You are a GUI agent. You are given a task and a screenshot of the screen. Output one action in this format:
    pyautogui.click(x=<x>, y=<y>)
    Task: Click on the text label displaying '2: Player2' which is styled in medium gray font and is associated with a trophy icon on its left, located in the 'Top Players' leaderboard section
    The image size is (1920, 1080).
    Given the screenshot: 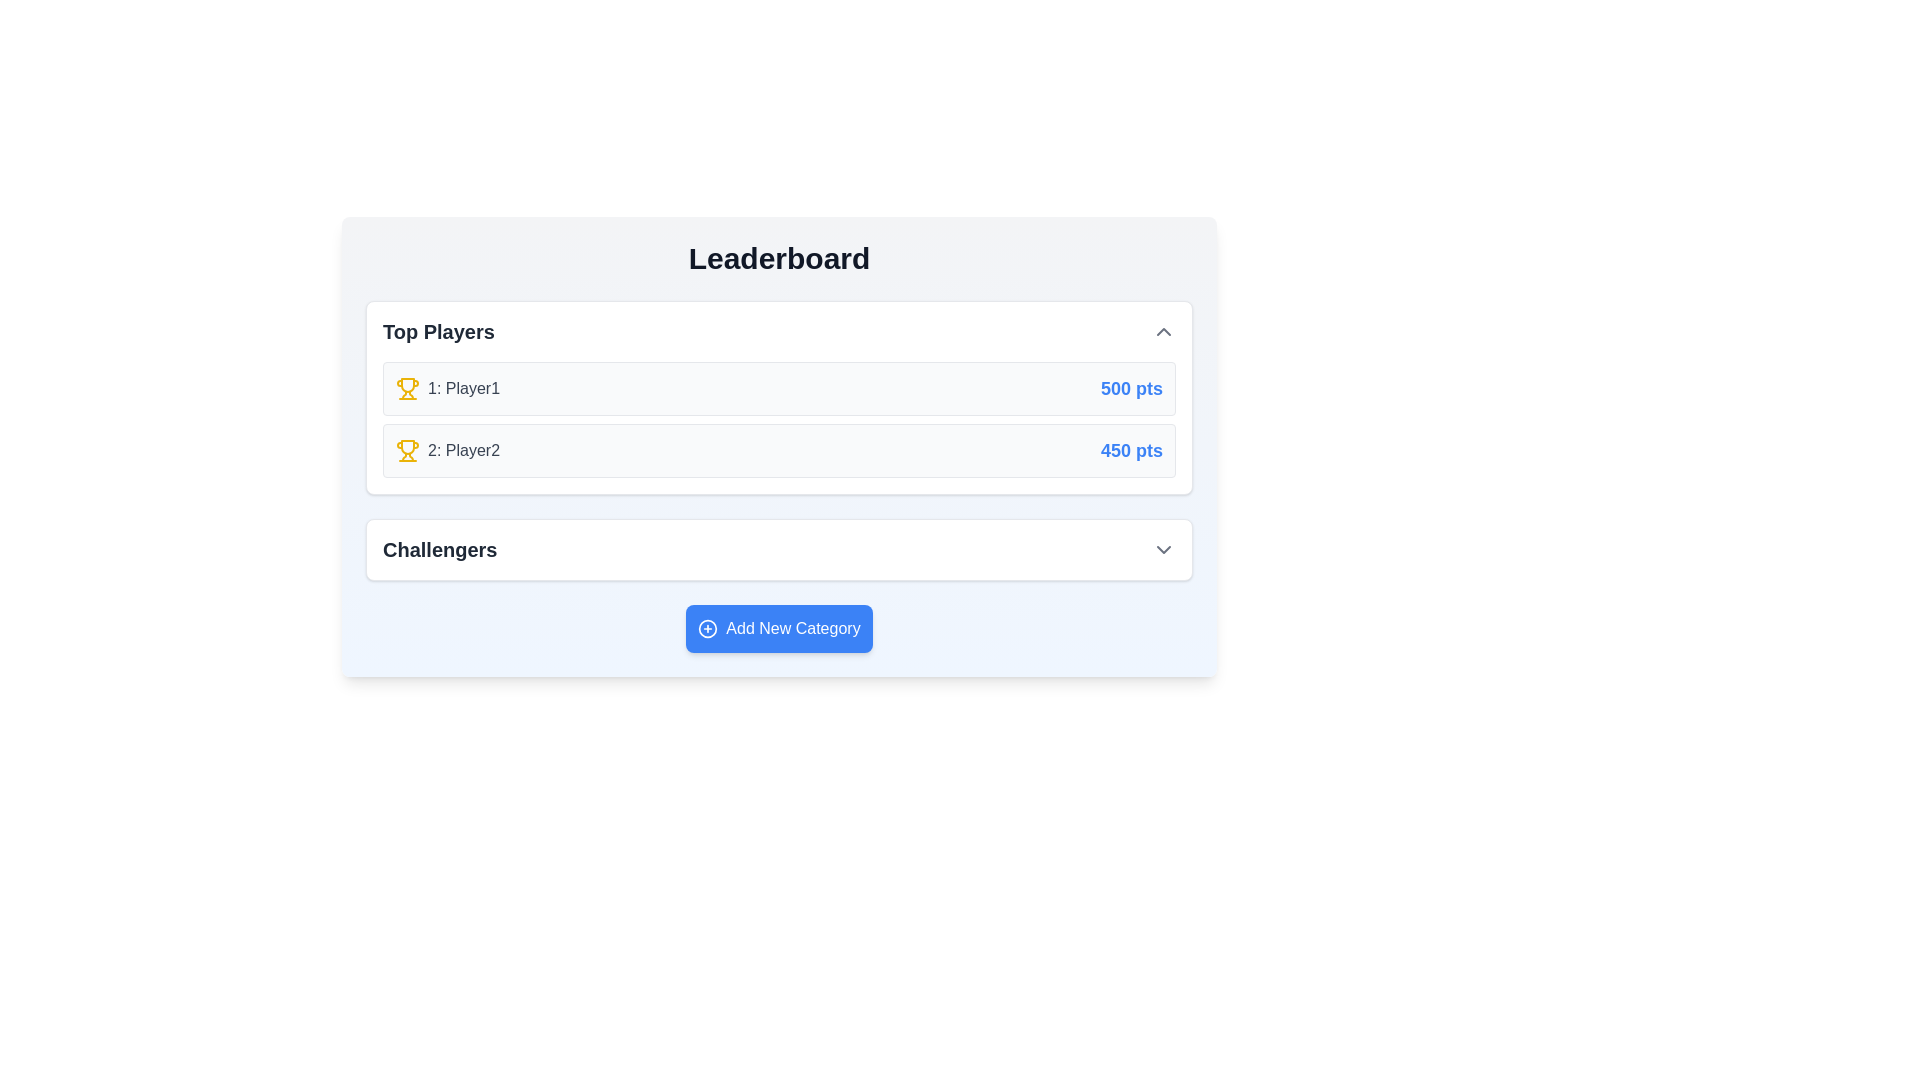 What is the action you would take?
    pyautogui.click(x=446, y=451)
    